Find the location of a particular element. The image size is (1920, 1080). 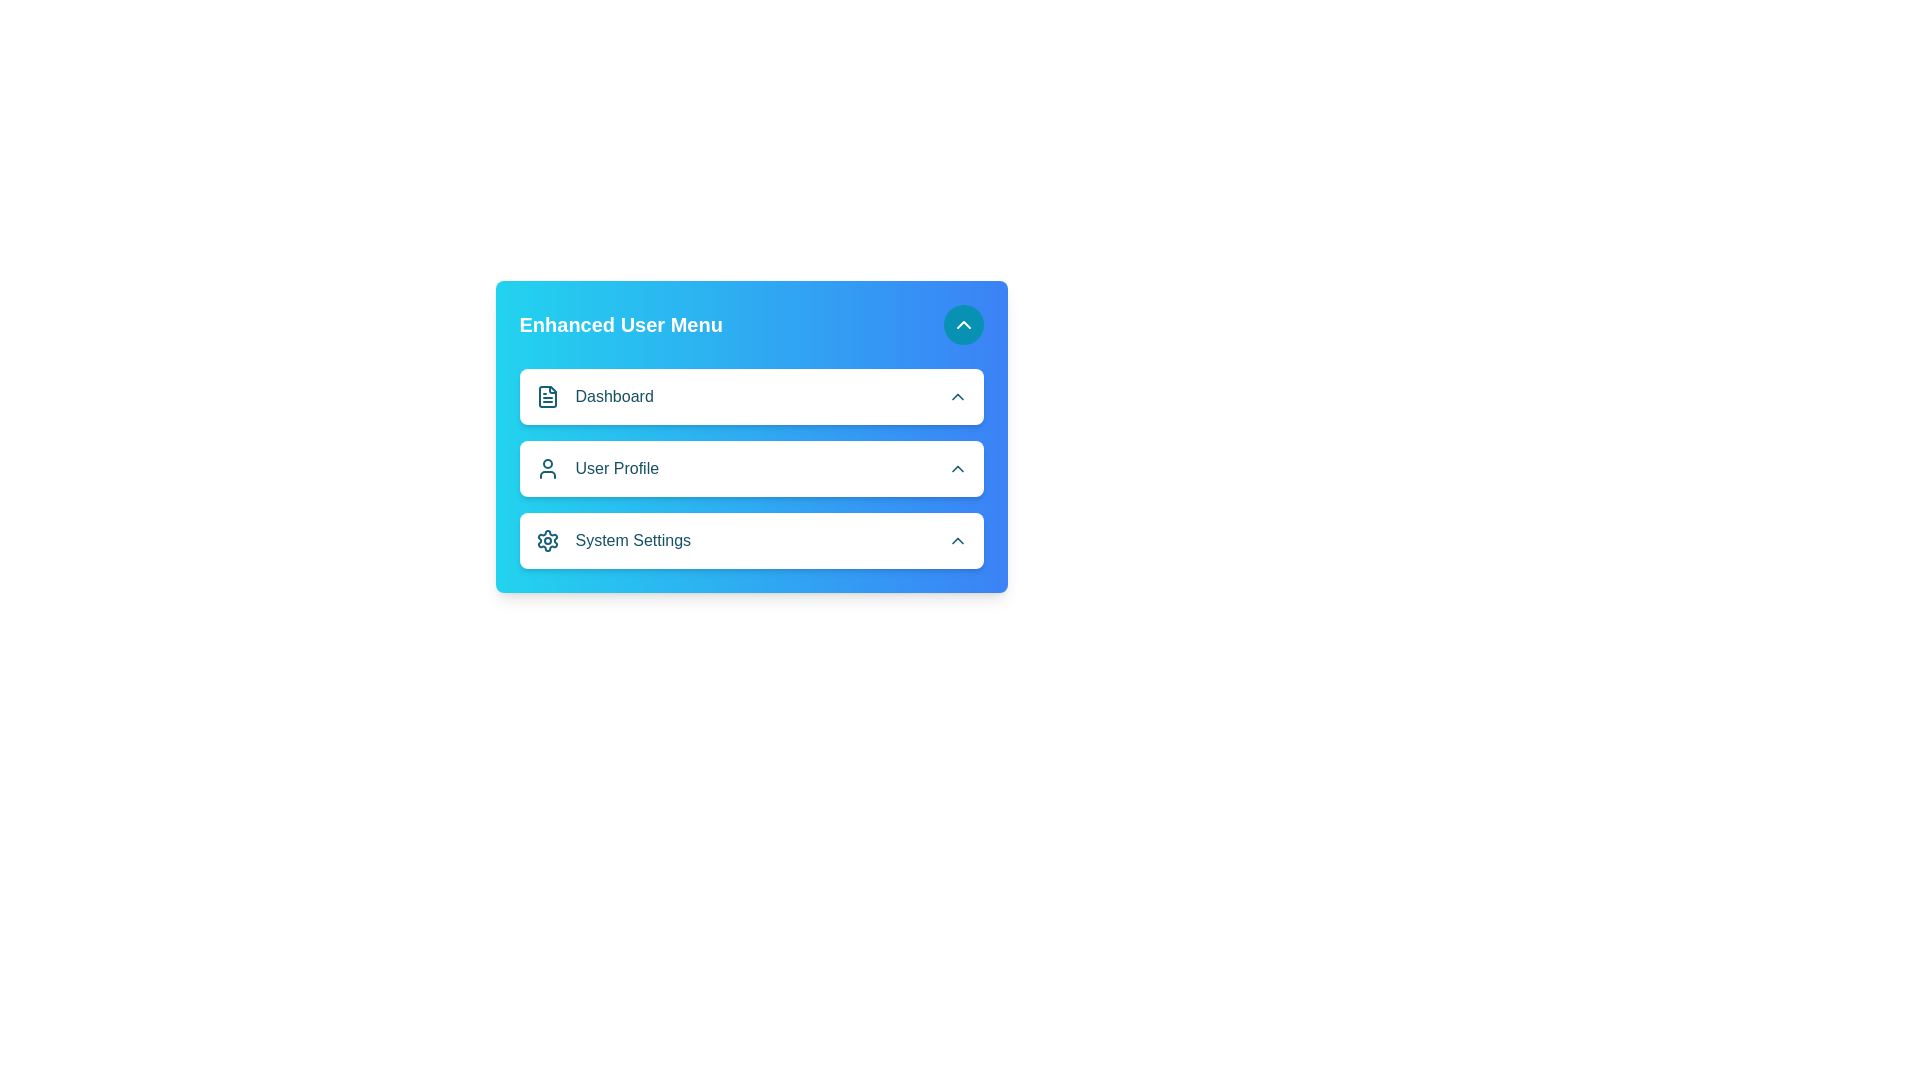

the document icon with cyan color and rounded edges located within the 'Dashboard' menu item, which is the first element under the 'Enhanced User Menu' is located at coordinates (547, 397).